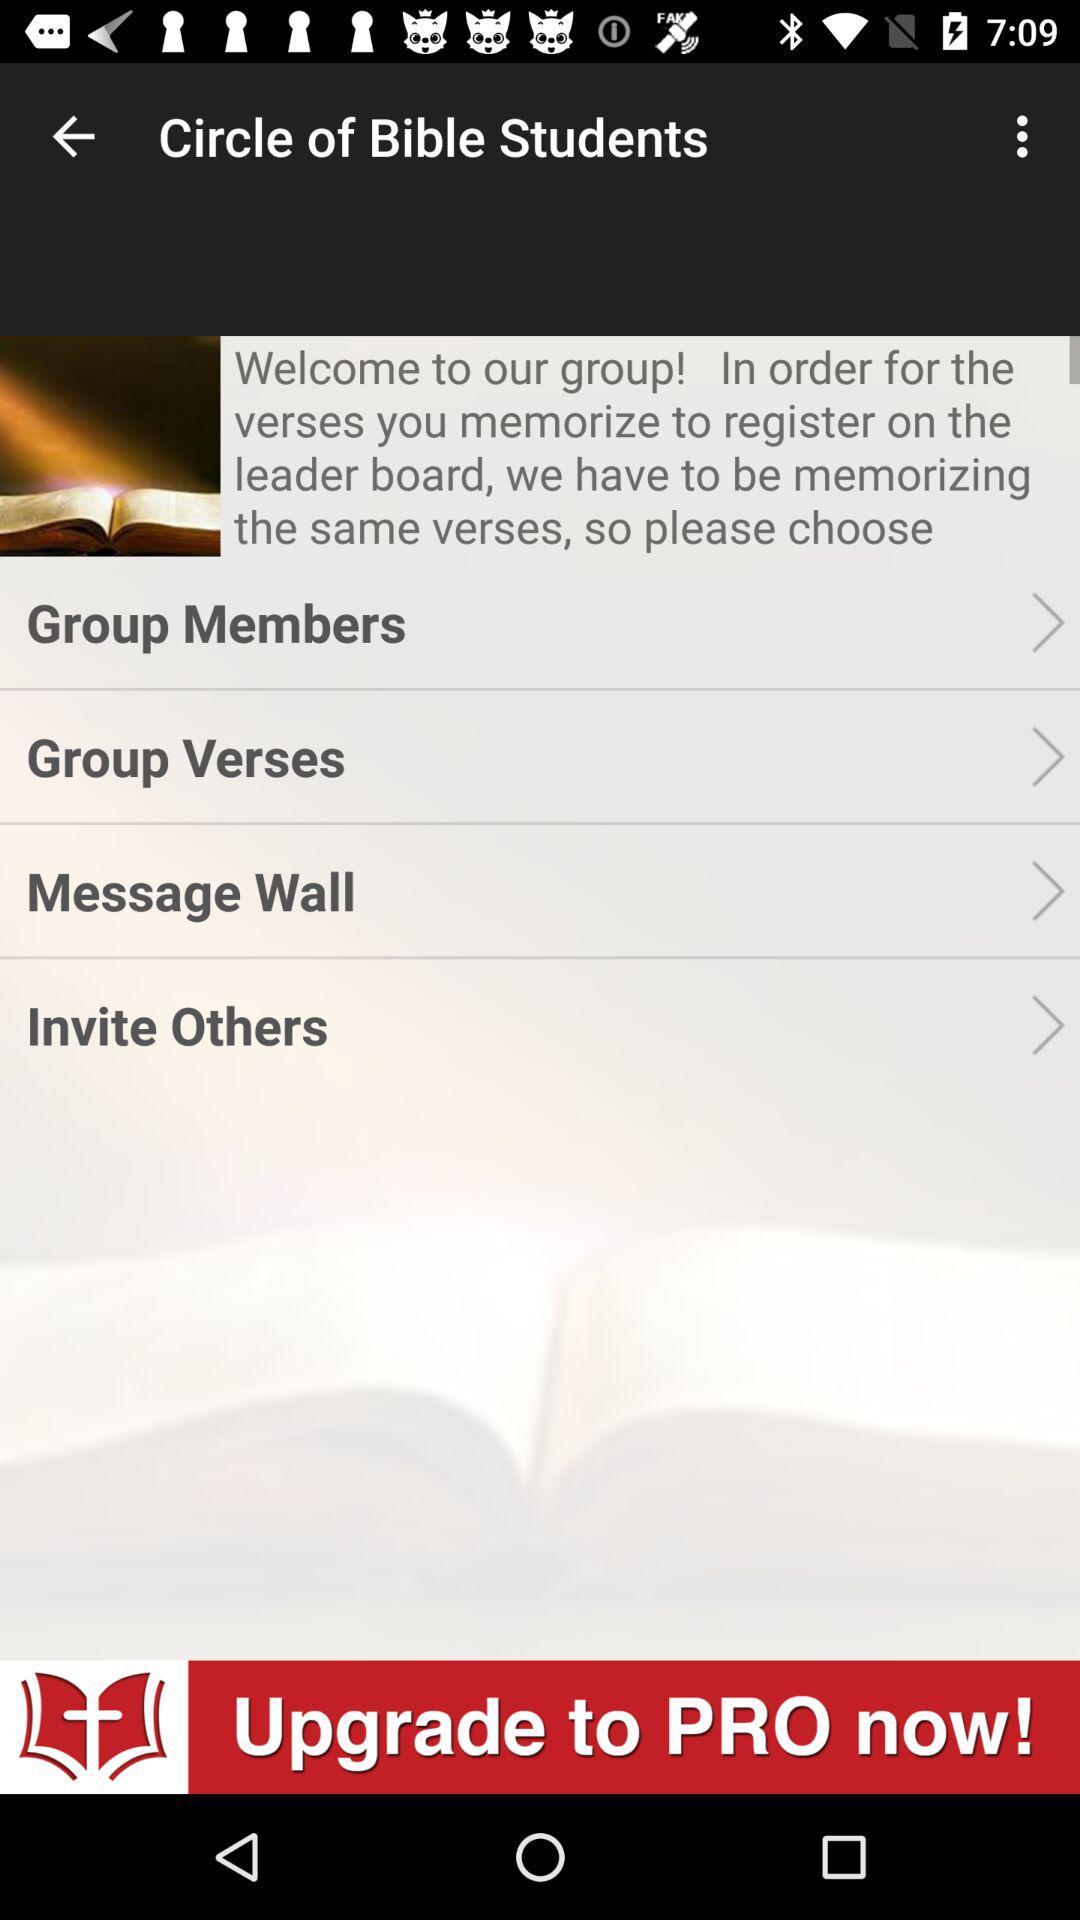 Image resolution: width=1080 pixels, height=1920 pixels. I want to click on icon next to circle of bible, so click(1027, 135).